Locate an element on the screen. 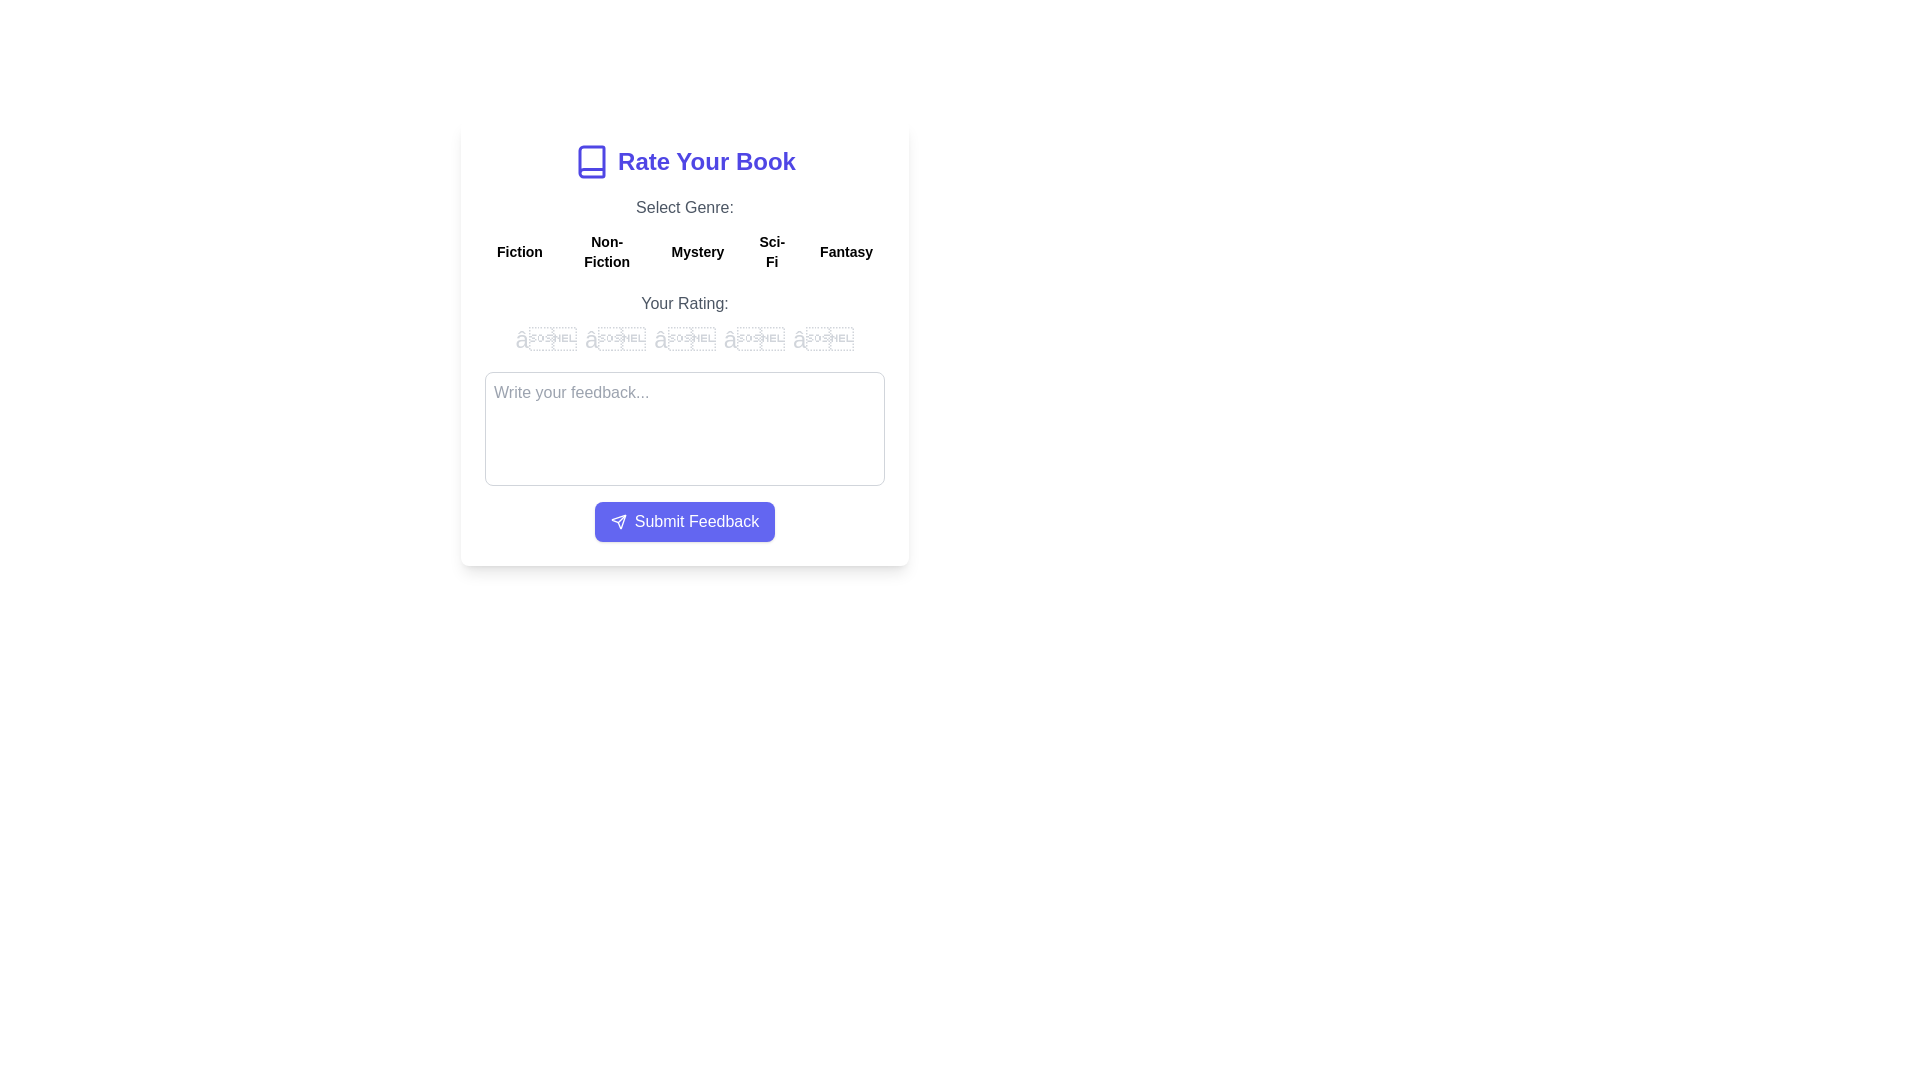 Image resolution: width=1920 pixels, height=1080 pixels. the first star of the interactive star-based rating selector labeled 'Your Rating:' is located at coordinates (685, 323).